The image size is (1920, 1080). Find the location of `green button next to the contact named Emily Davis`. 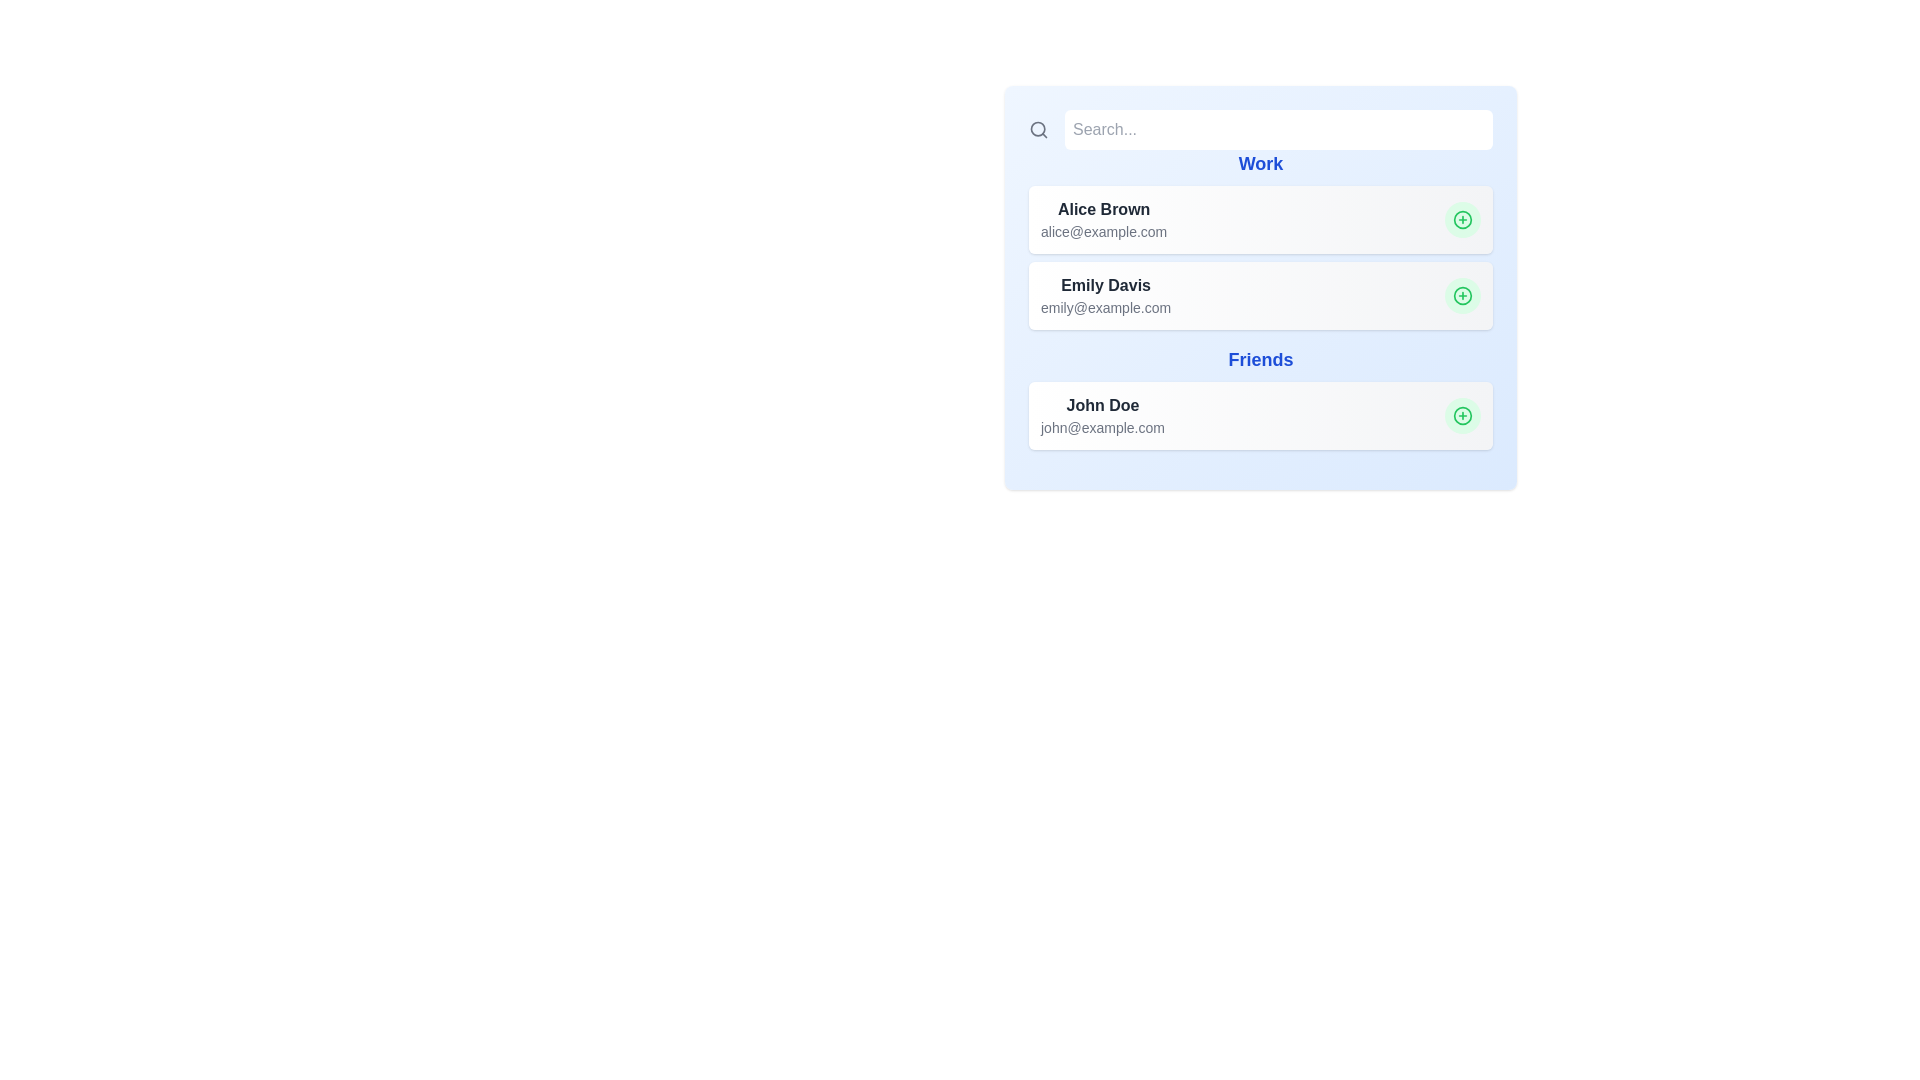

green button next to the contact named Emily Davis is located at coordinates (1463, 296).